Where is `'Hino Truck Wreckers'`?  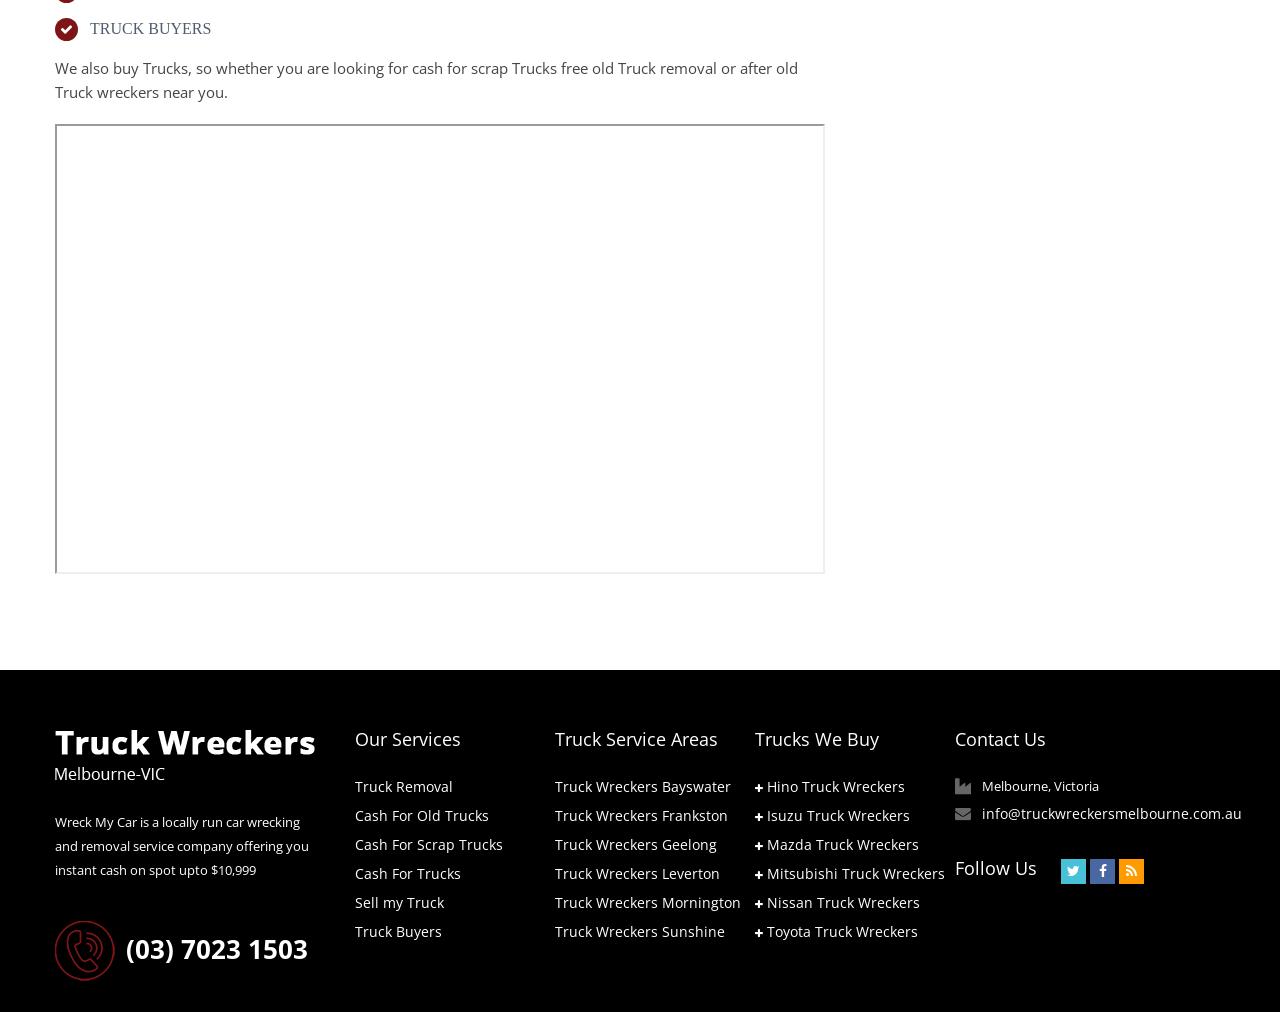
'Hino Truck Wreckers' is located at coordinates (835, 784).